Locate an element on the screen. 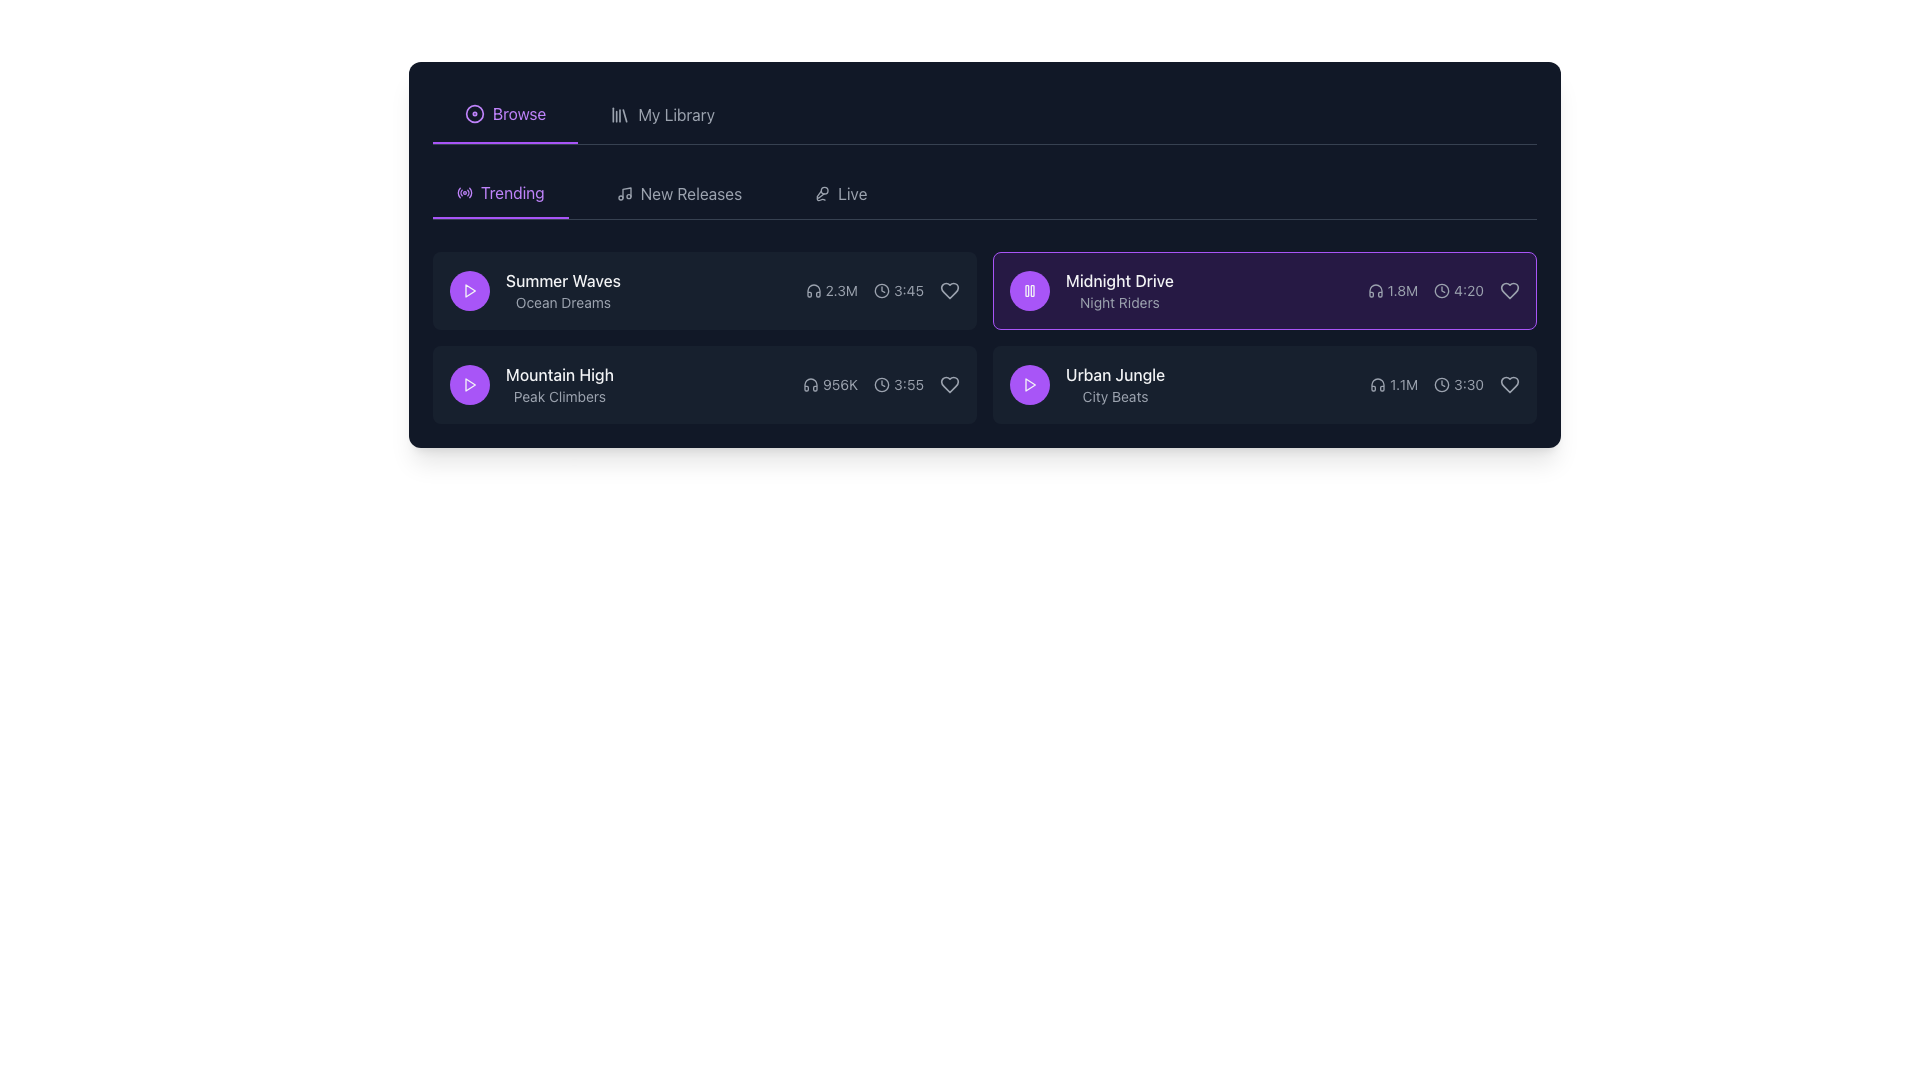  the small circular button with a purple background and a white play icon for the song 'Summer Waves' to observe the hover effects is located at coordinates (469, 290).